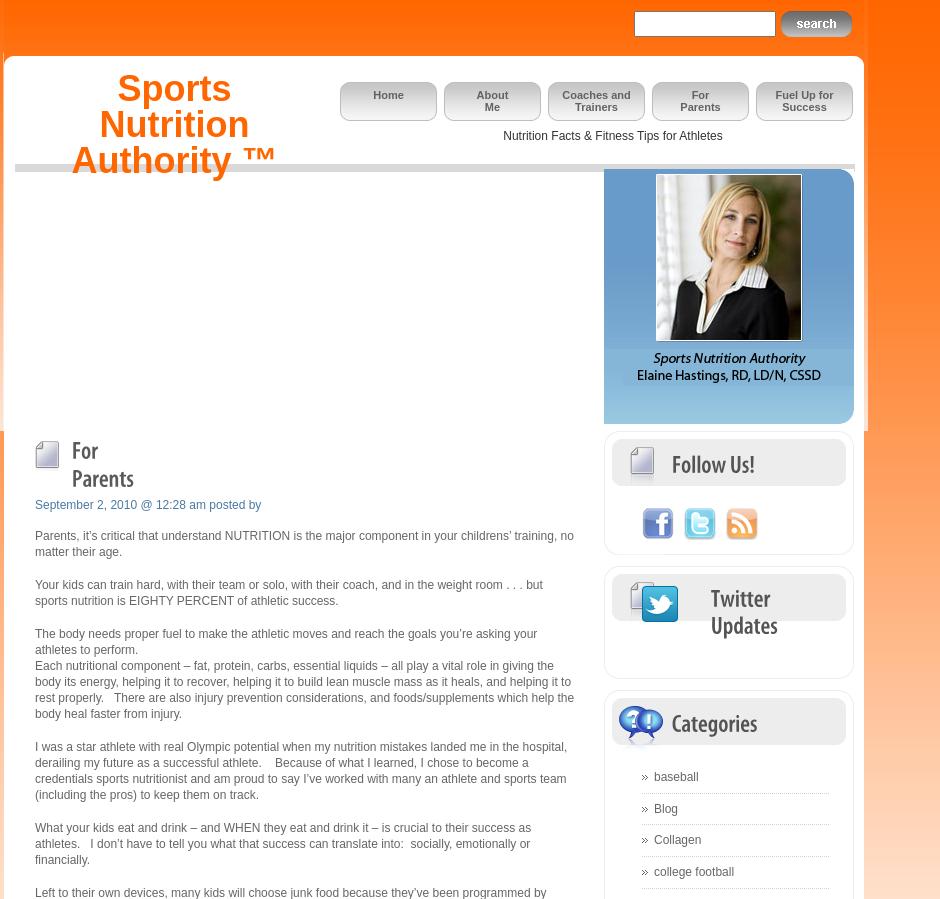  Describe the element at coordinates (287, 591) in the screenshot. I see `'Your kids can train hard, with their team or solo, with their coach, and in the weight room . . . but sports nutrition is EIGHTY PERCENT of athletic success.'` at that location.